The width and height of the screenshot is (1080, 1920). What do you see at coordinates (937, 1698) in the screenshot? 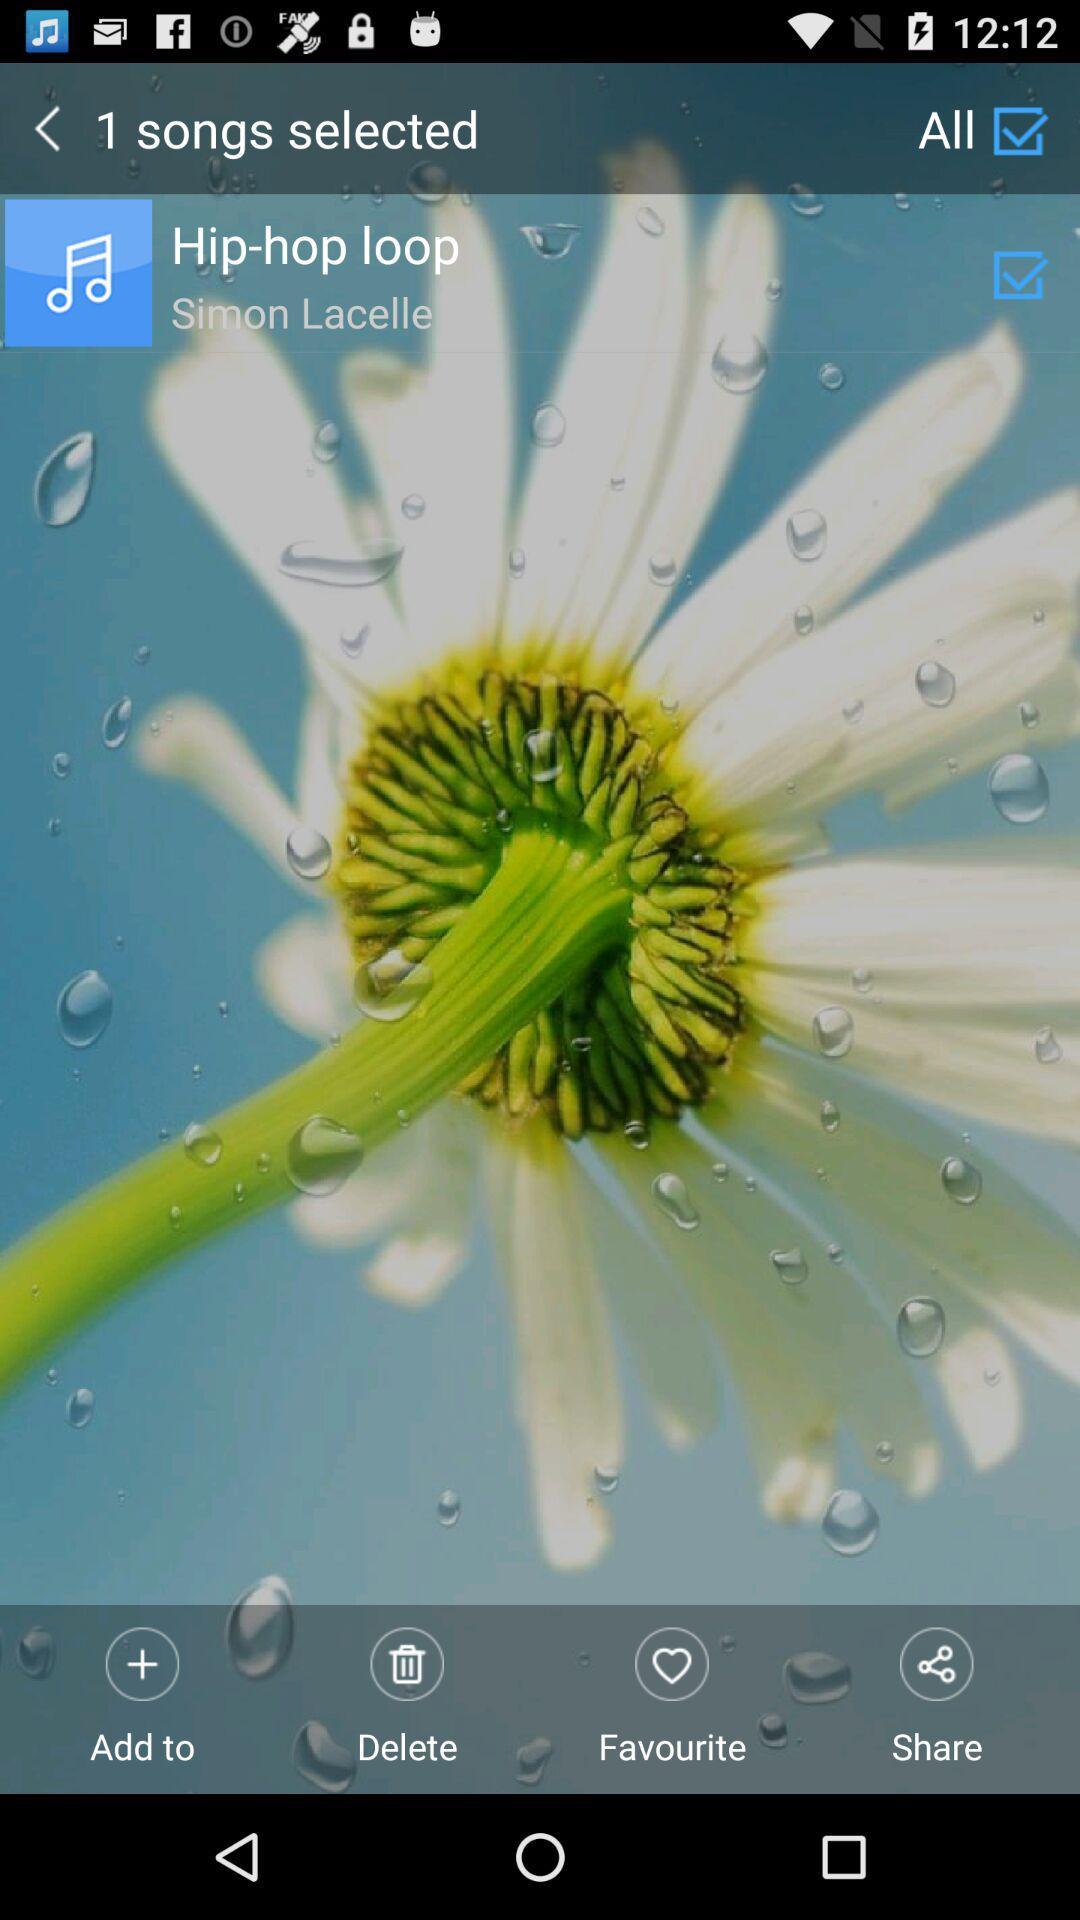
I see `the app at the bottom right corner` at bounding box center [937, 1698].